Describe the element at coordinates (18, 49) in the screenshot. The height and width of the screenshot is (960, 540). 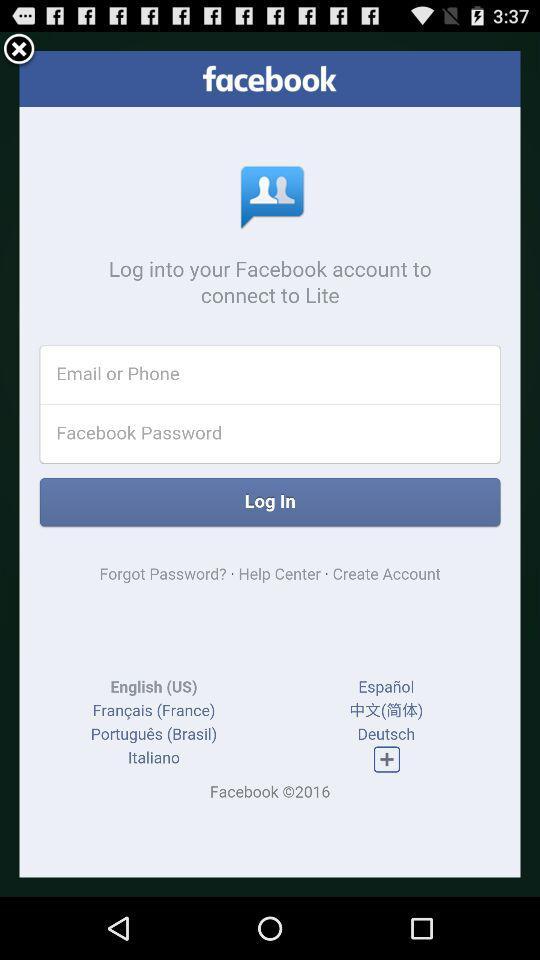
I see `close` at that location.